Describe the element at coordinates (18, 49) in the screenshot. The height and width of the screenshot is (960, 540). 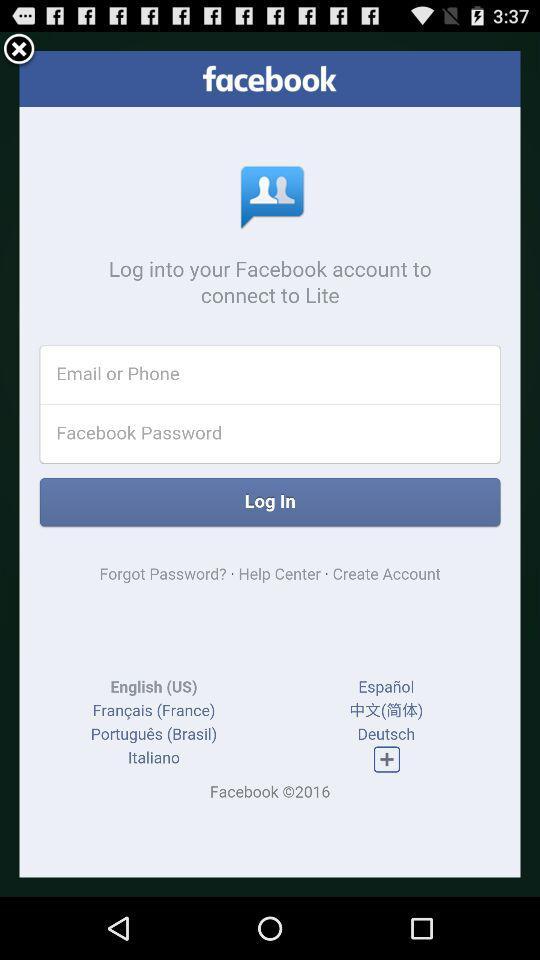
I see `close` at that location.